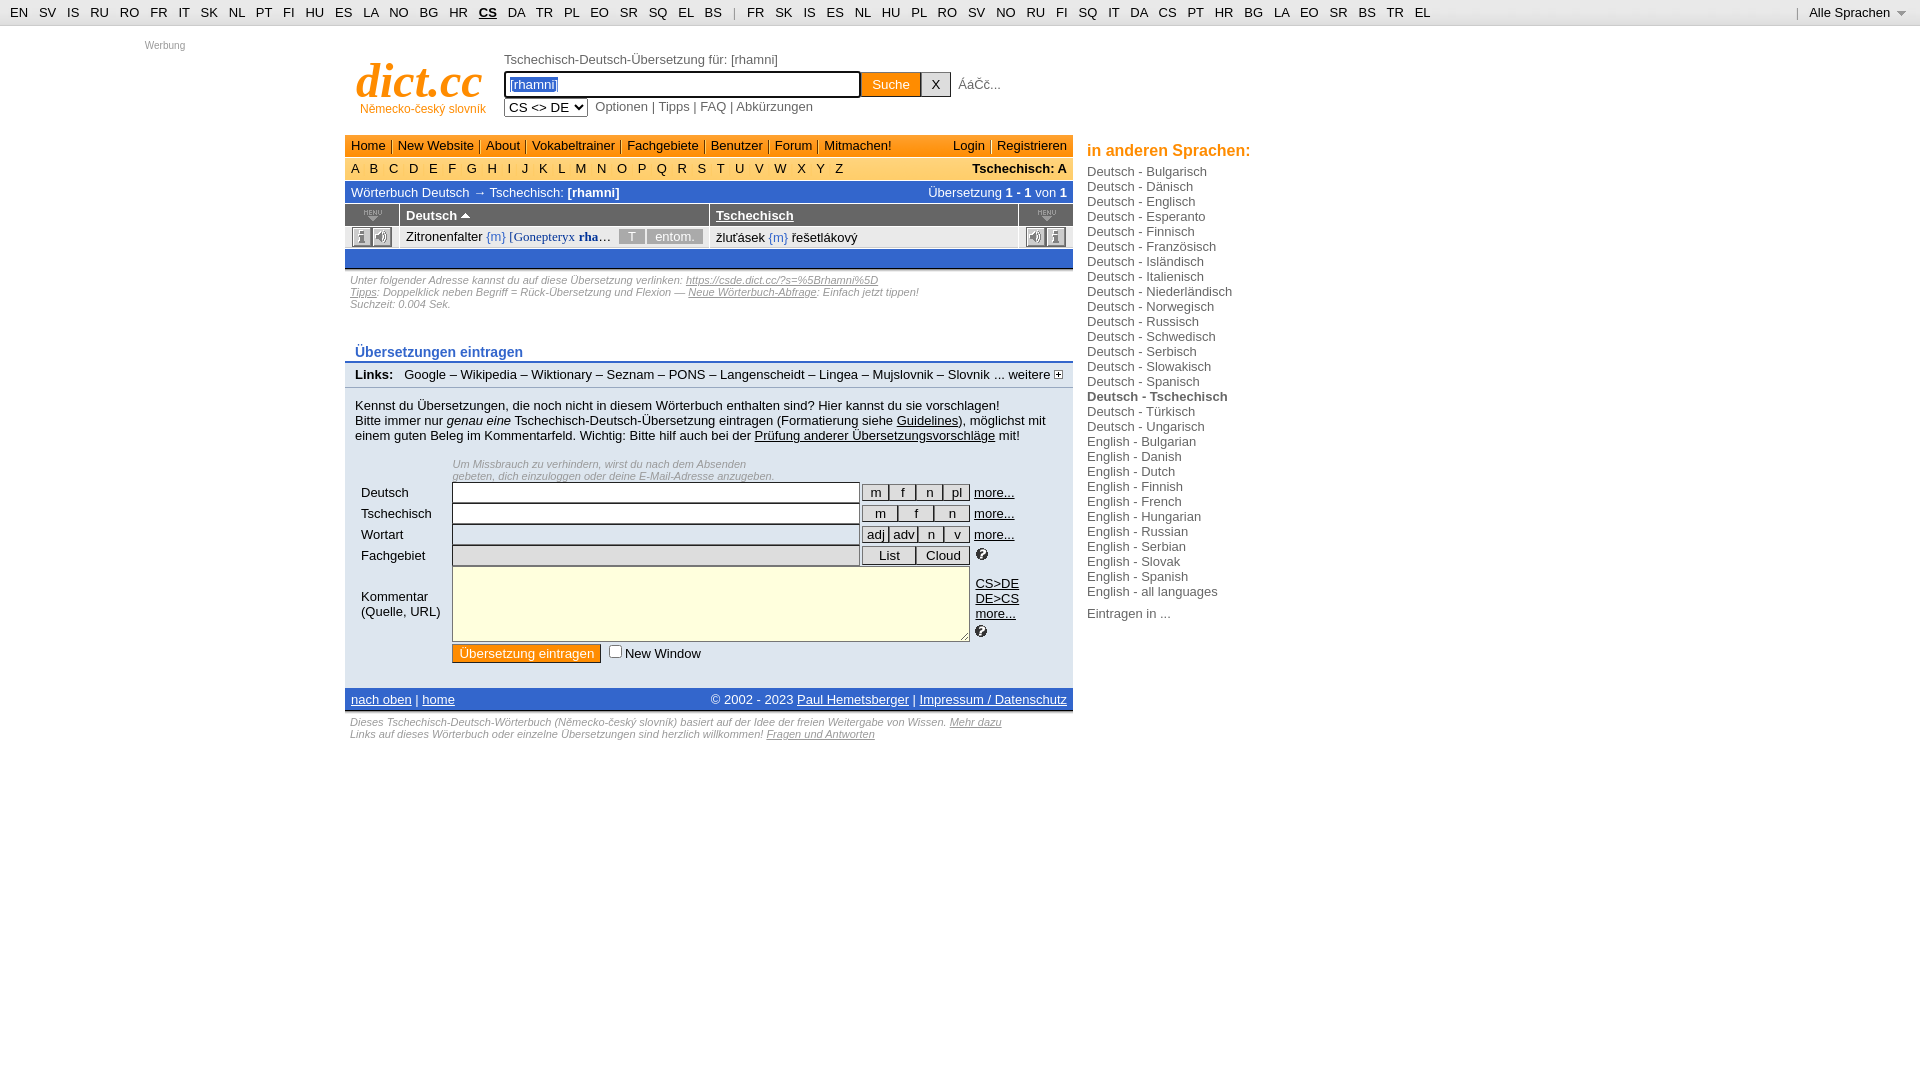 This screenshot has width=1920, height=1080. What do you see at coordinates (926, 419) in the screenshot?
I see `'Guidelines'` at bounding box center [926, 419].